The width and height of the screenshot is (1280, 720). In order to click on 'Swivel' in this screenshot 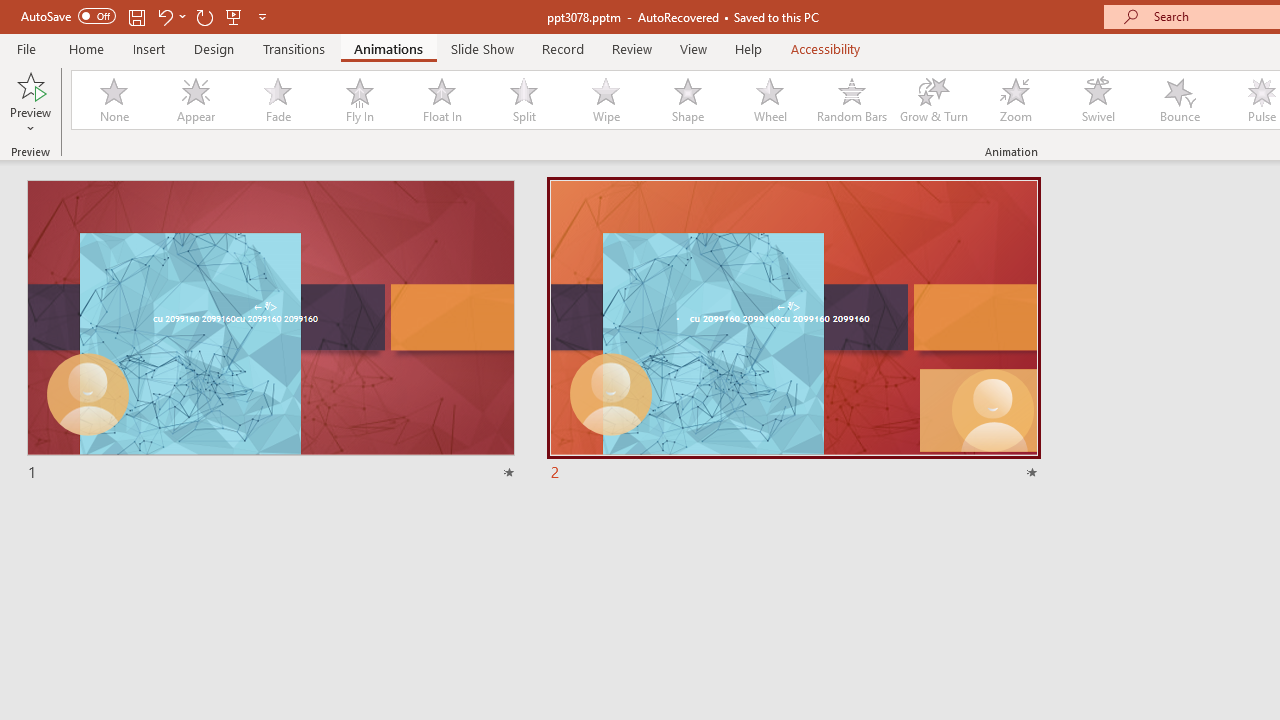, I will do `click(1097, 100)`.